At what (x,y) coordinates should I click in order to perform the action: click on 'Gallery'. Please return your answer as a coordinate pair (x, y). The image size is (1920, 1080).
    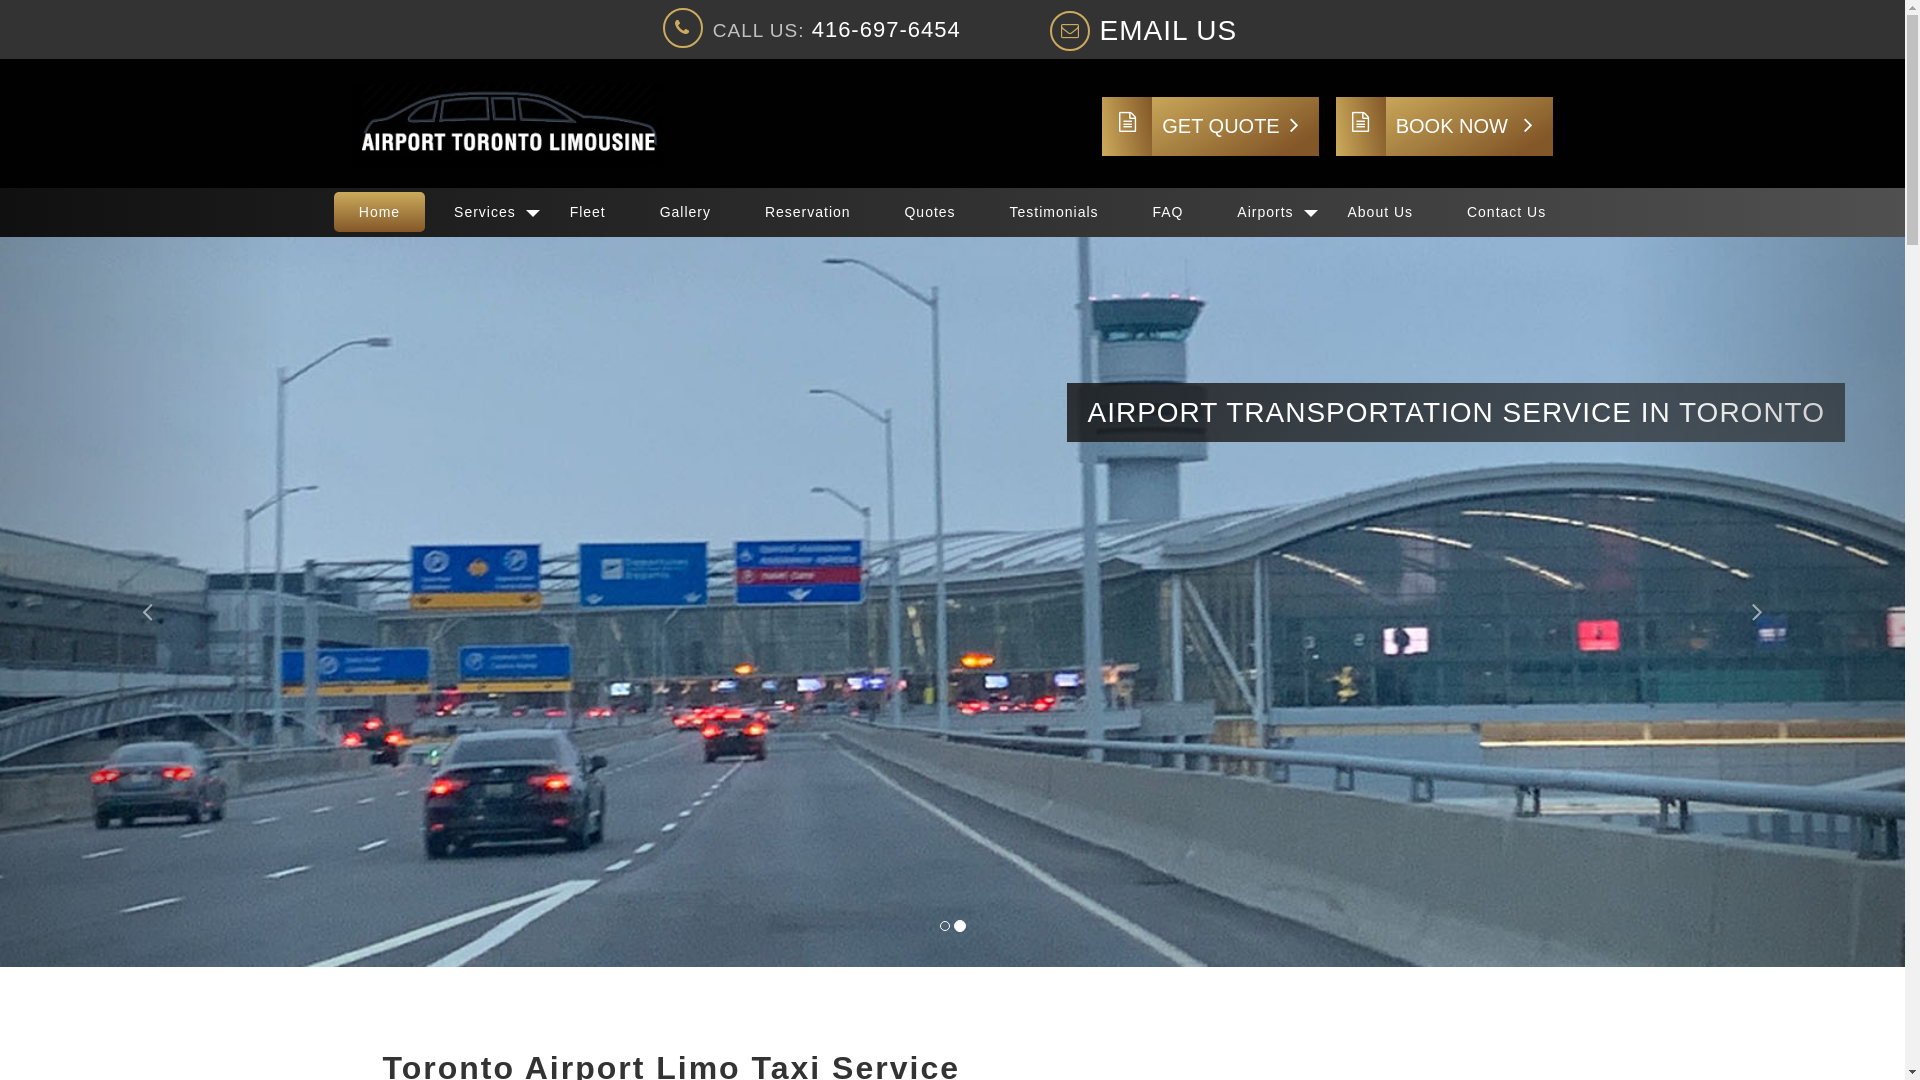
    Looking at the image, I should click on (685, 212).